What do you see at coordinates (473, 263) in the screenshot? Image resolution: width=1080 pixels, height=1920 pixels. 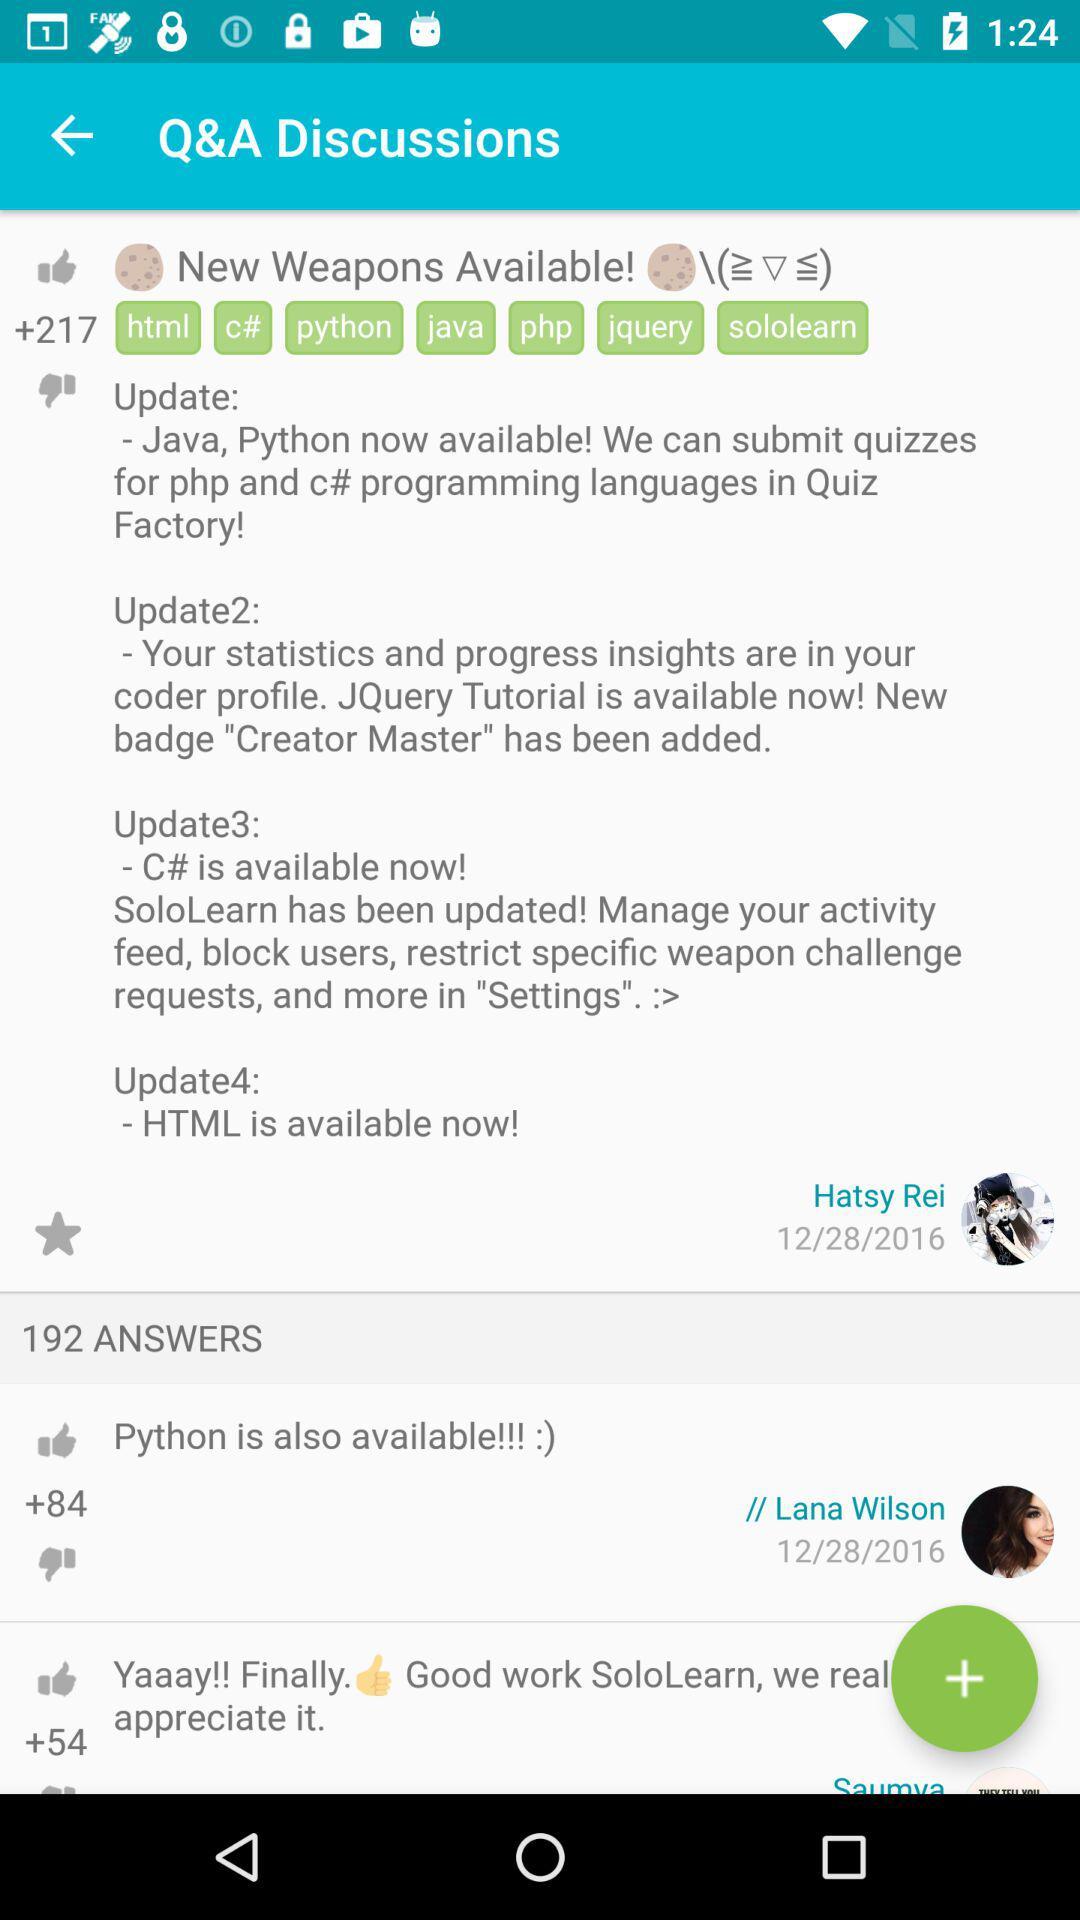 I see `the item above html icon` at bounding box center [473, 263].